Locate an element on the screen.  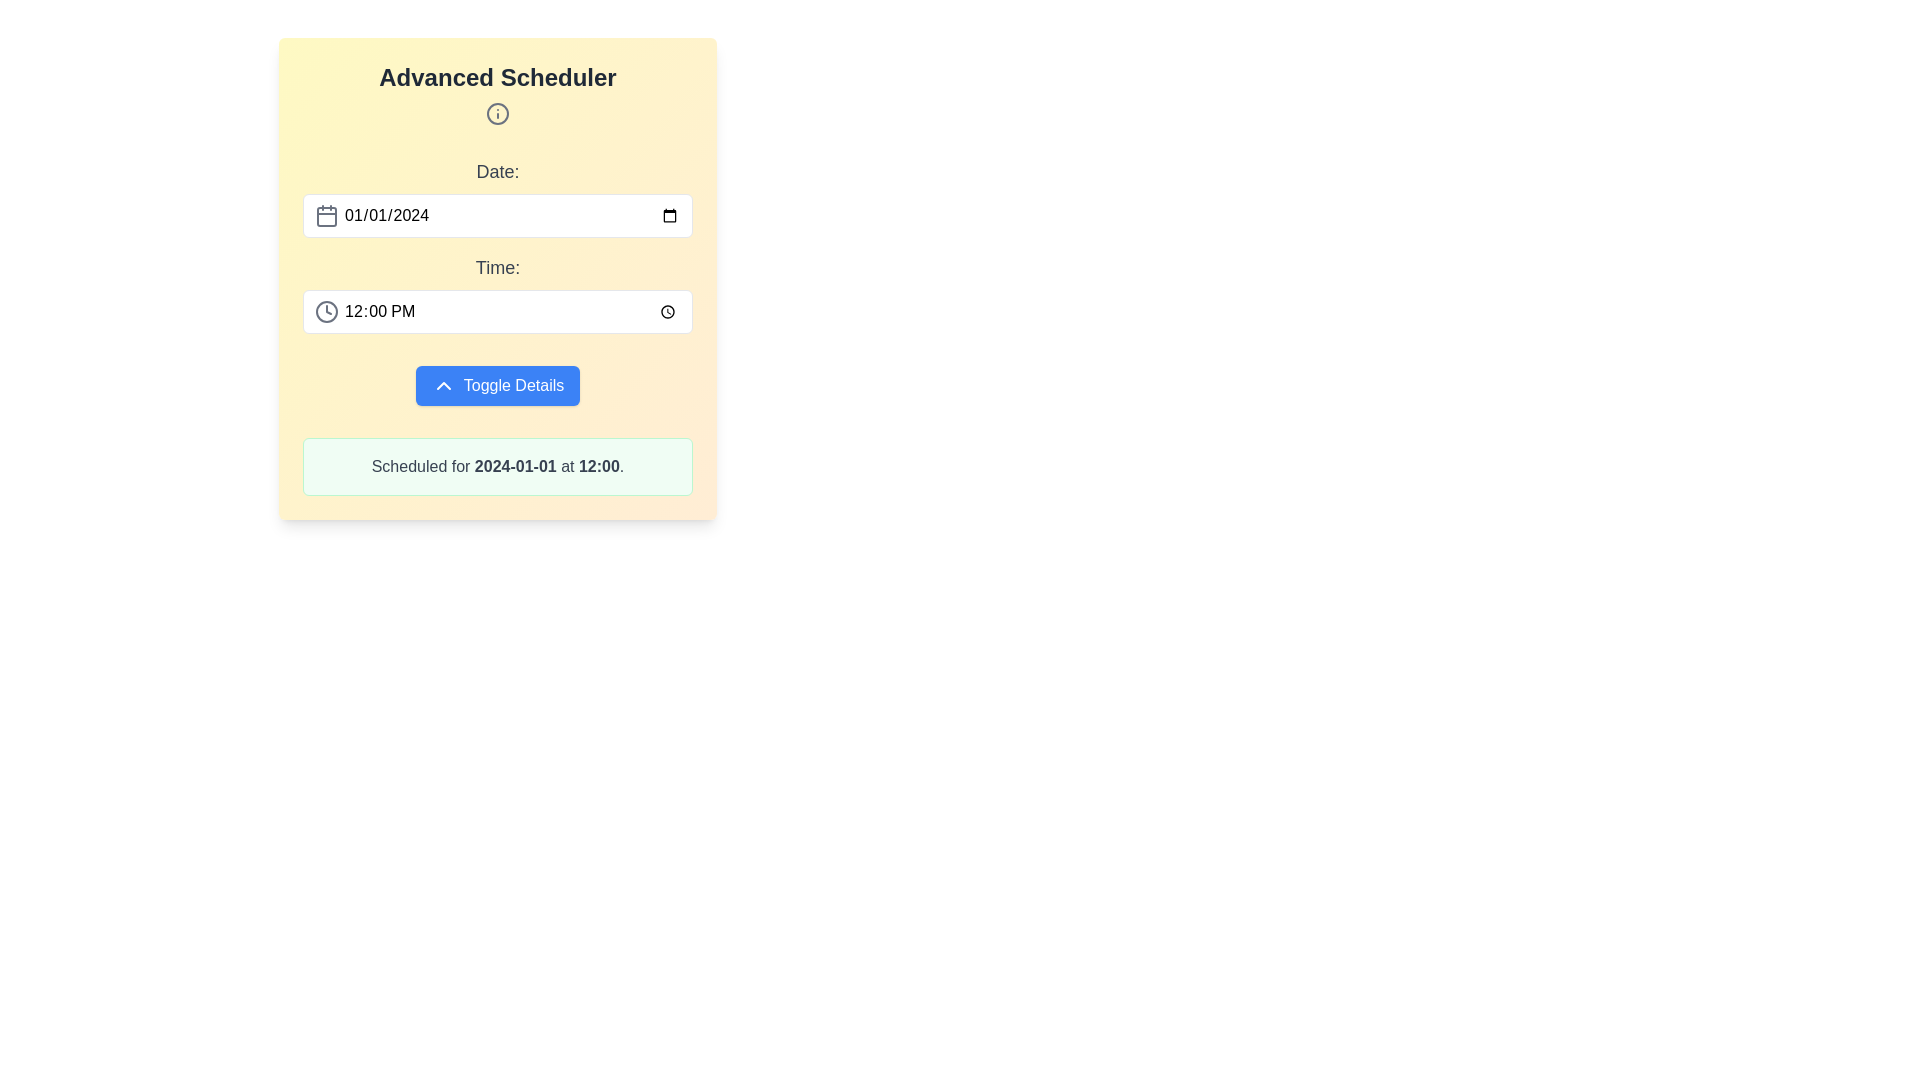
the Date input field in the scheduler interface by using the keyboard for navigation is located at coordinates (498, 216).